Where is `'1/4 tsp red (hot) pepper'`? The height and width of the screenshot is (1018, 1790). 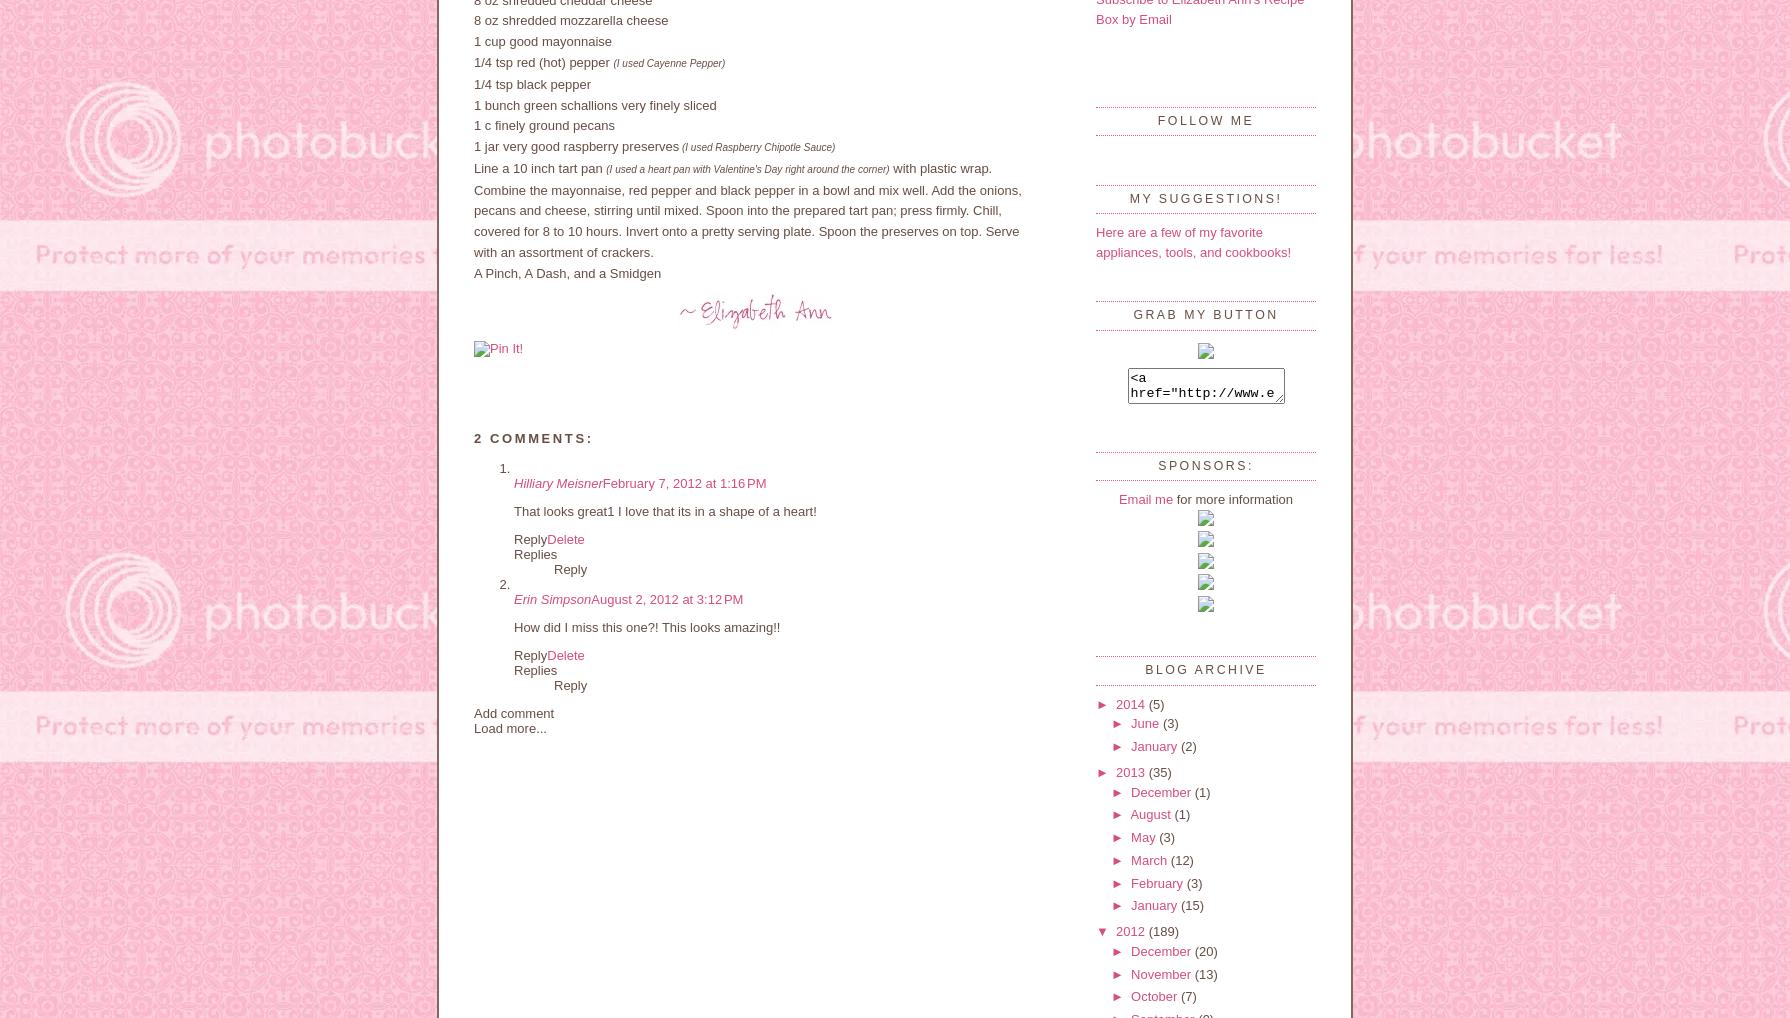
'1/4 tsp red (hot) pepper' is located at coordinates (542, 61).